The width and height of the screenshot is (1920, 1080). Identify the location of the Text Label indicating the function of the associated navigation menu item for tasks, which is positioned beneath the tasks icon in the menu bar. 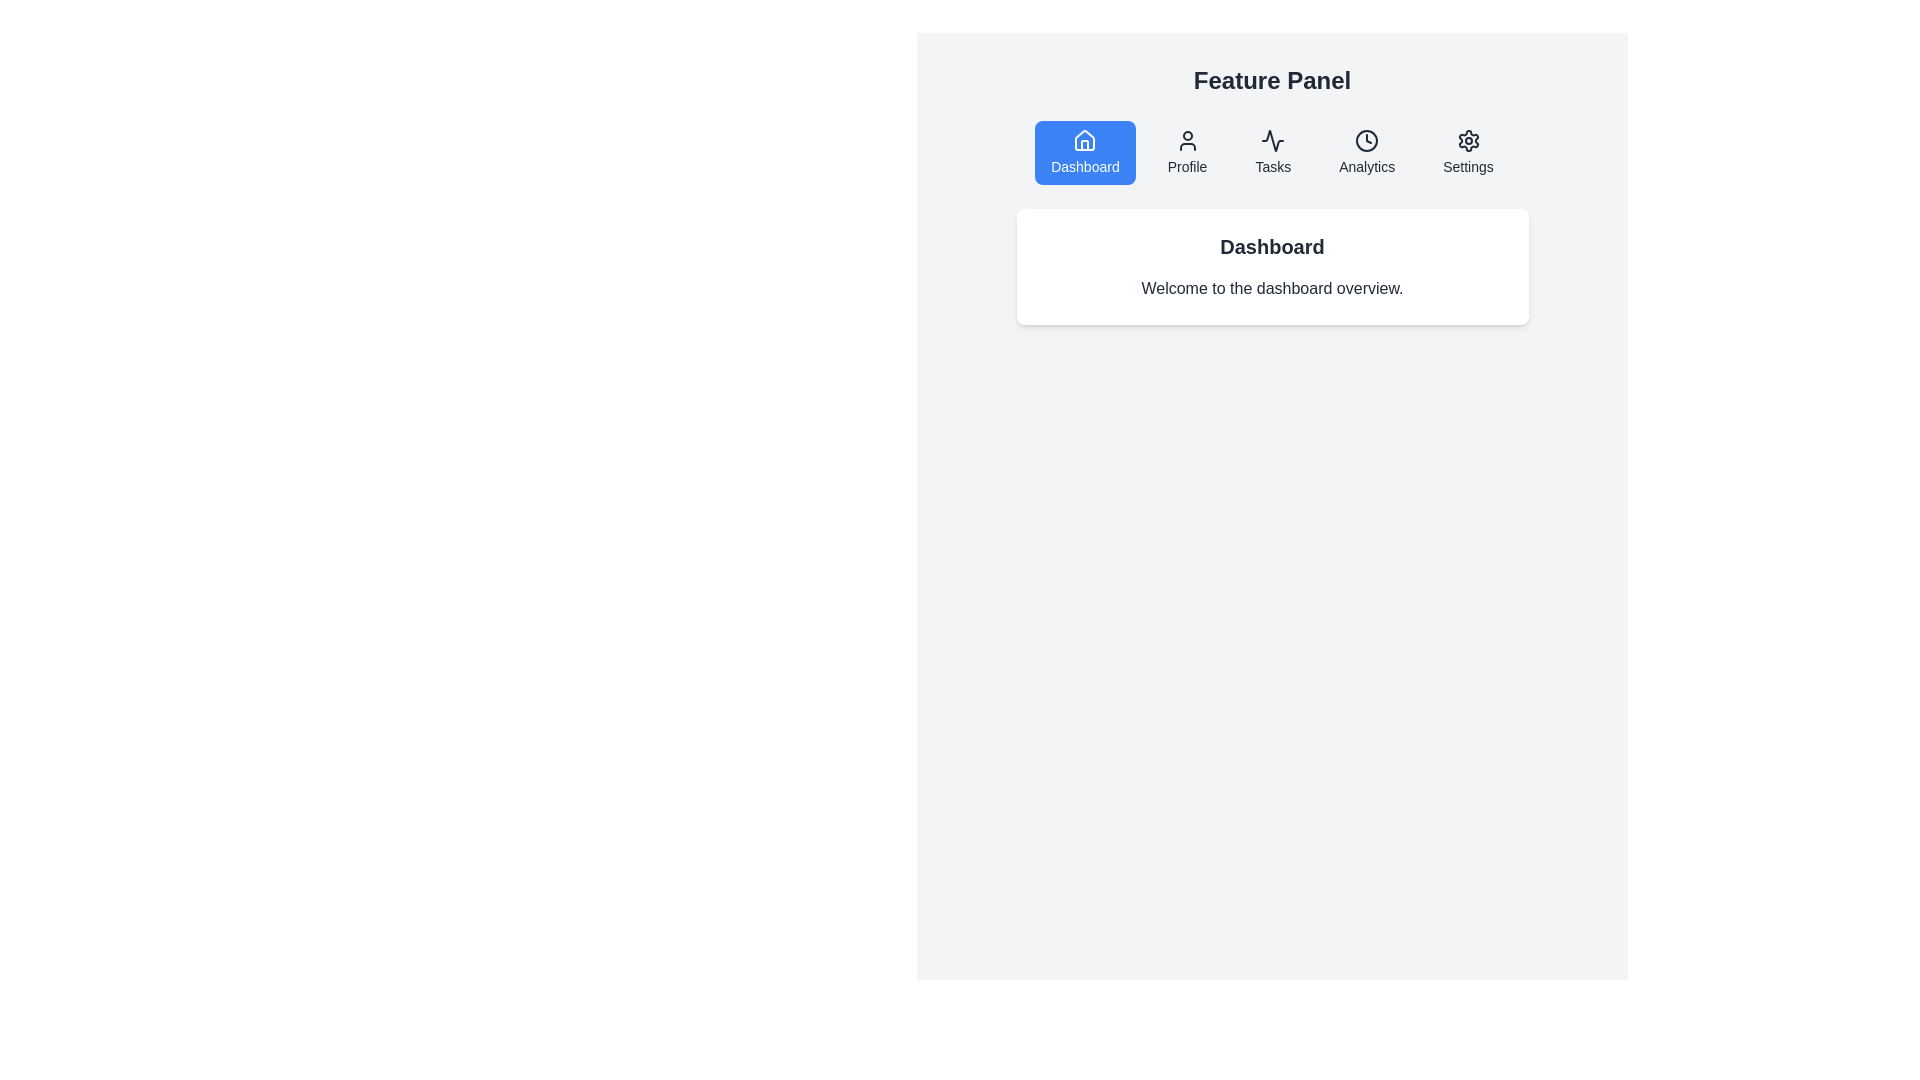
(1272, 165).